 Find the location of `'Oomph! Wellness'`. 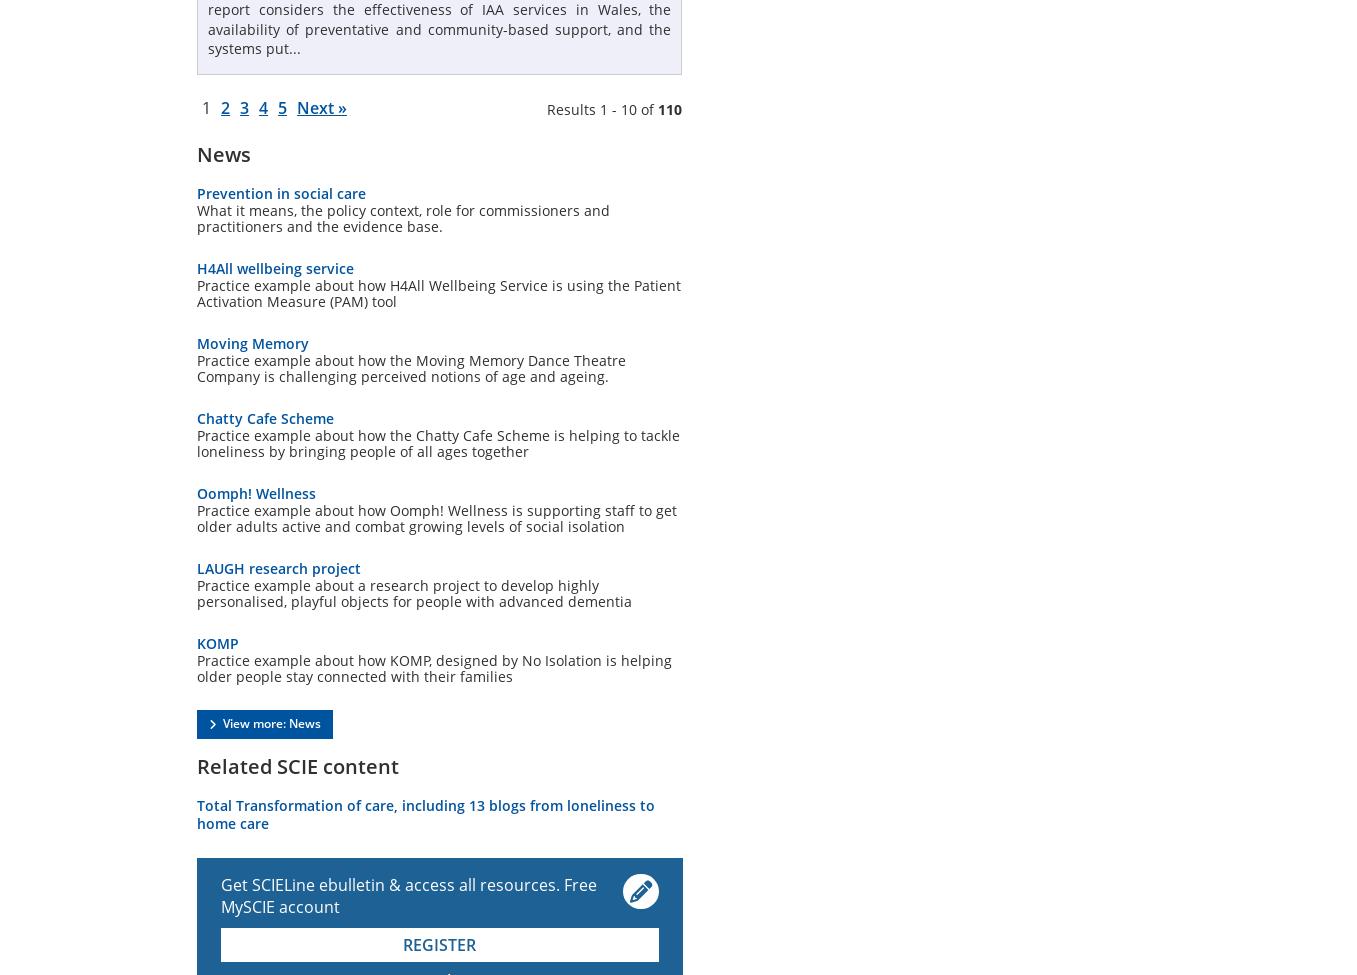

'Oomph! Wellness' is located at coordinates (255, 491).